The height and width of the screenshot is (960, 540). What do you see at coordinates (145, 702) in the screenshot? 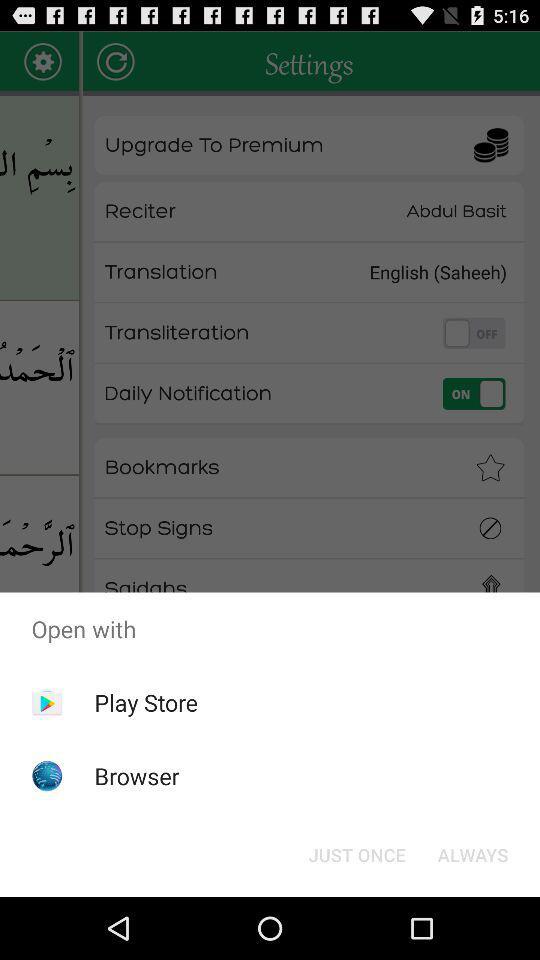
I see `play store item` at bounding box center [145, 702].